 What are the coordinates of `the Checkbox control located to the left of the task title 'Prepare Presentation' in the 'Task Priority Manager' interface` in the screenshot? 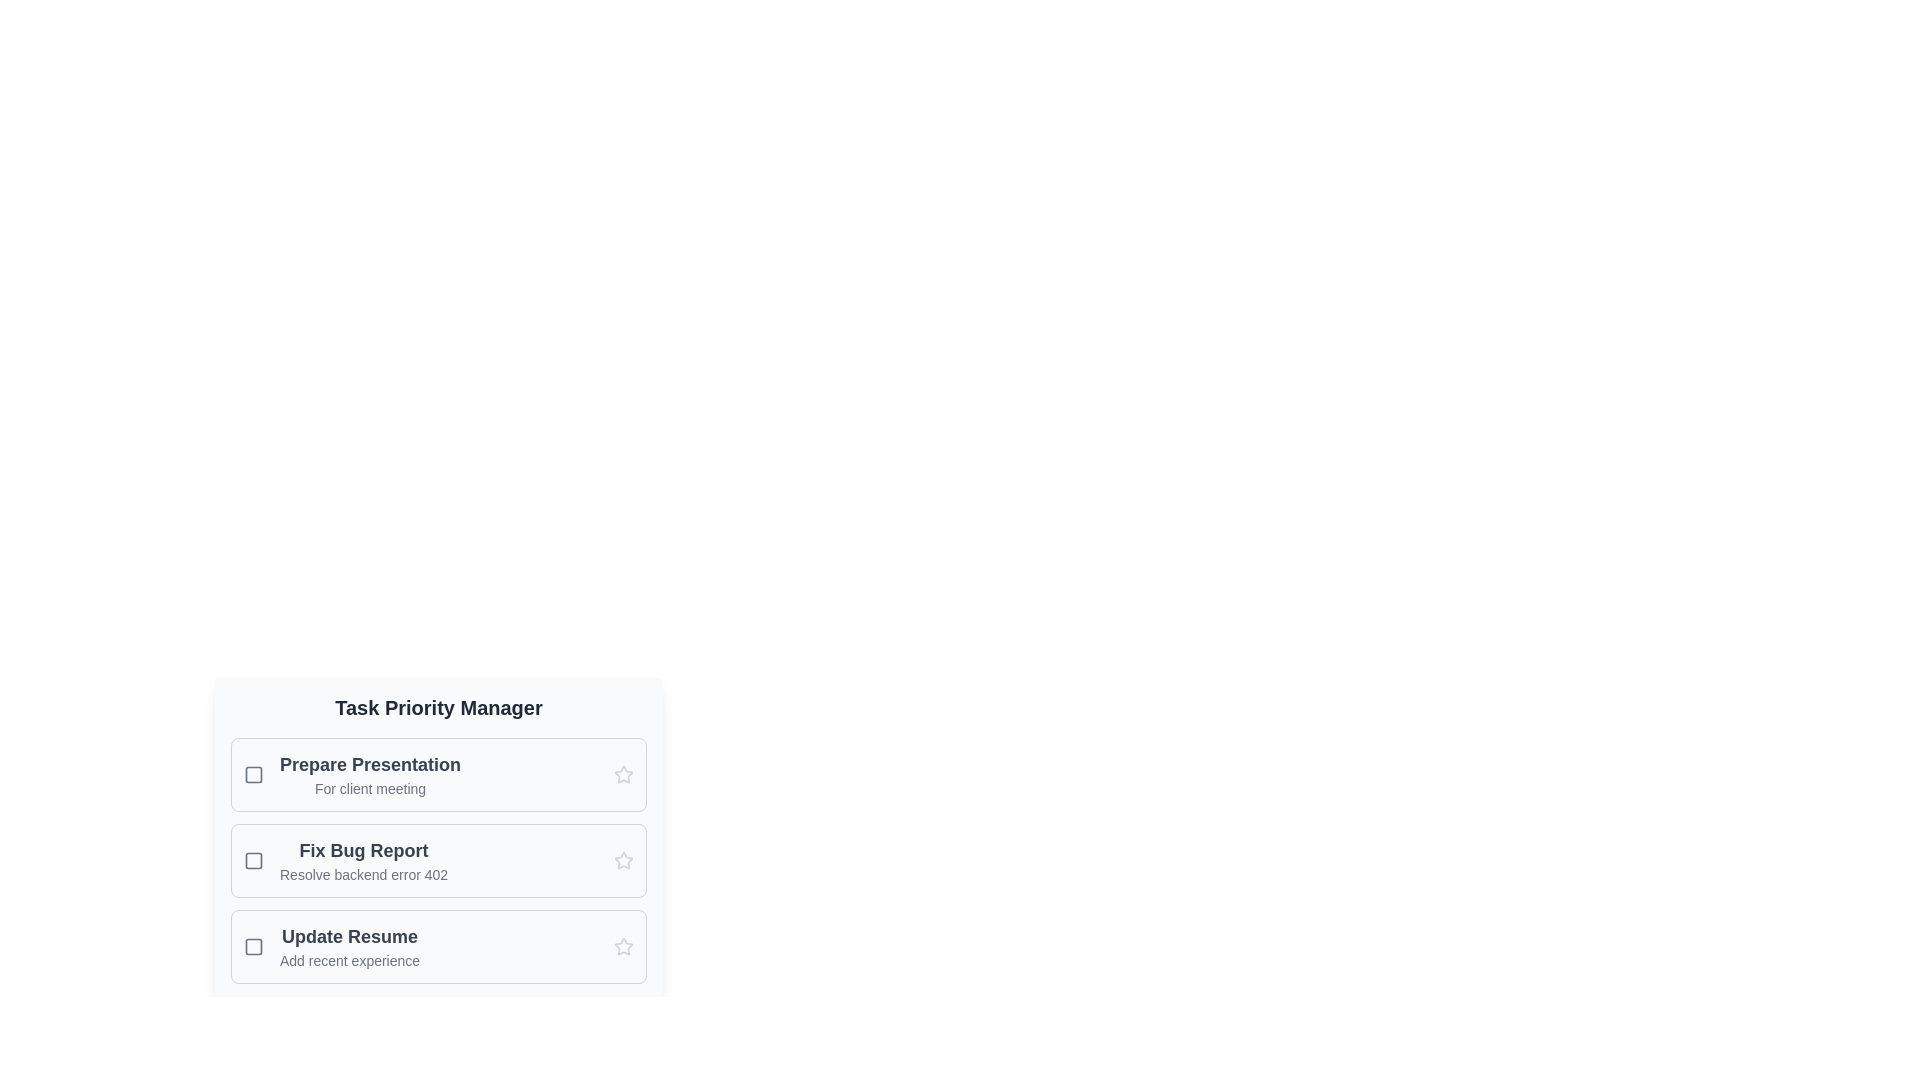 It's located at (253, 774).